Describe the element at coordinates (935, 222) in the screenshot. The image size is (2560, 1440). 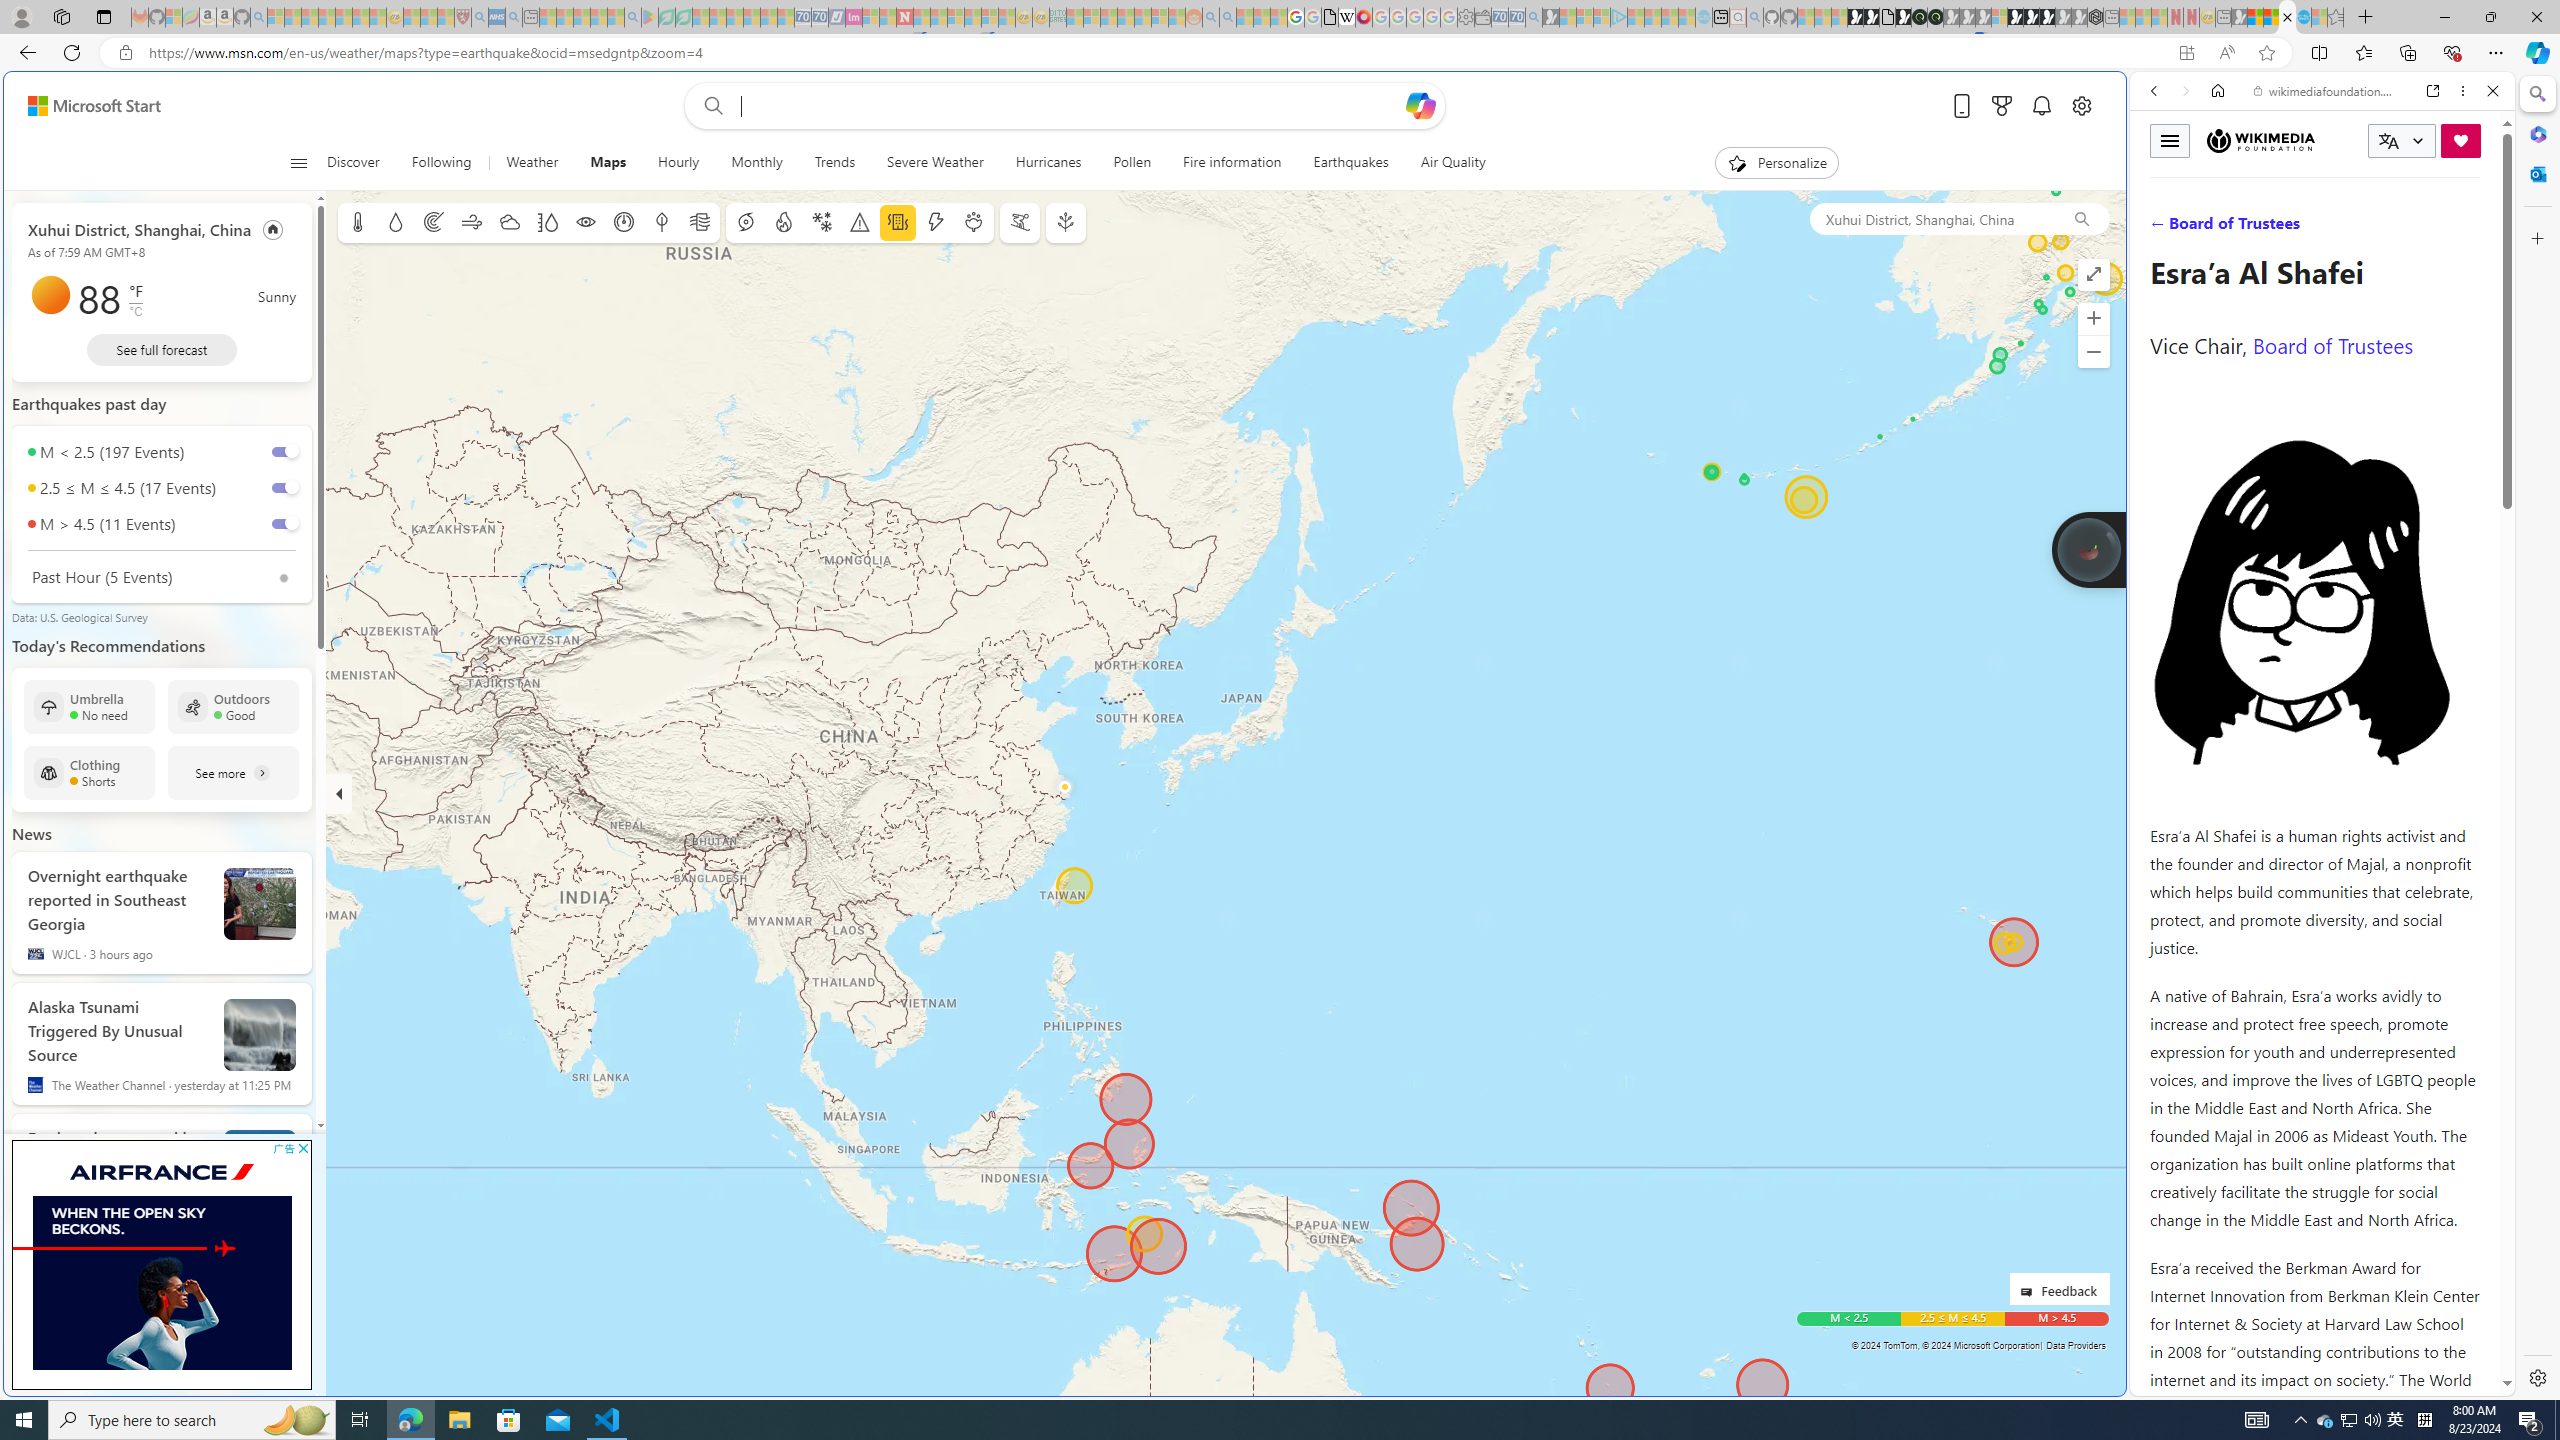
I see `'Lightning'` at that location.